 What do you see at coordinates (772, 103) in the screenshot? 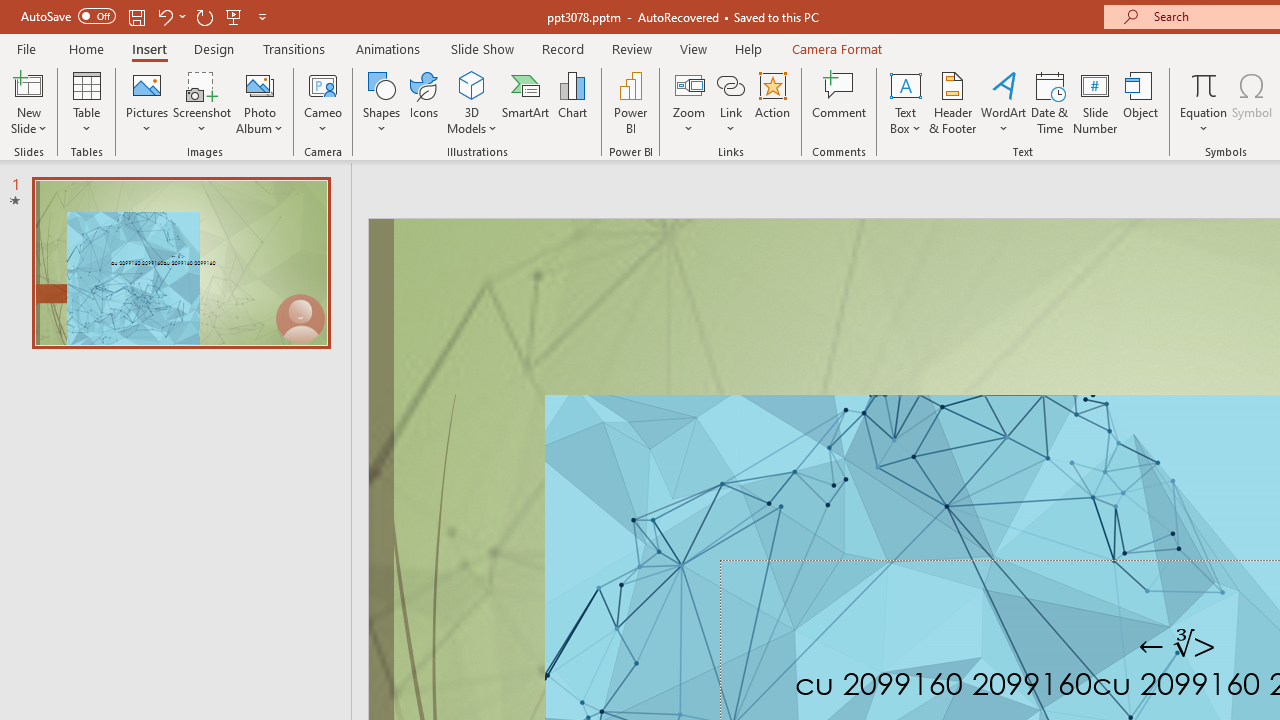
I see `'Action'` at bounding box center [772, 103].